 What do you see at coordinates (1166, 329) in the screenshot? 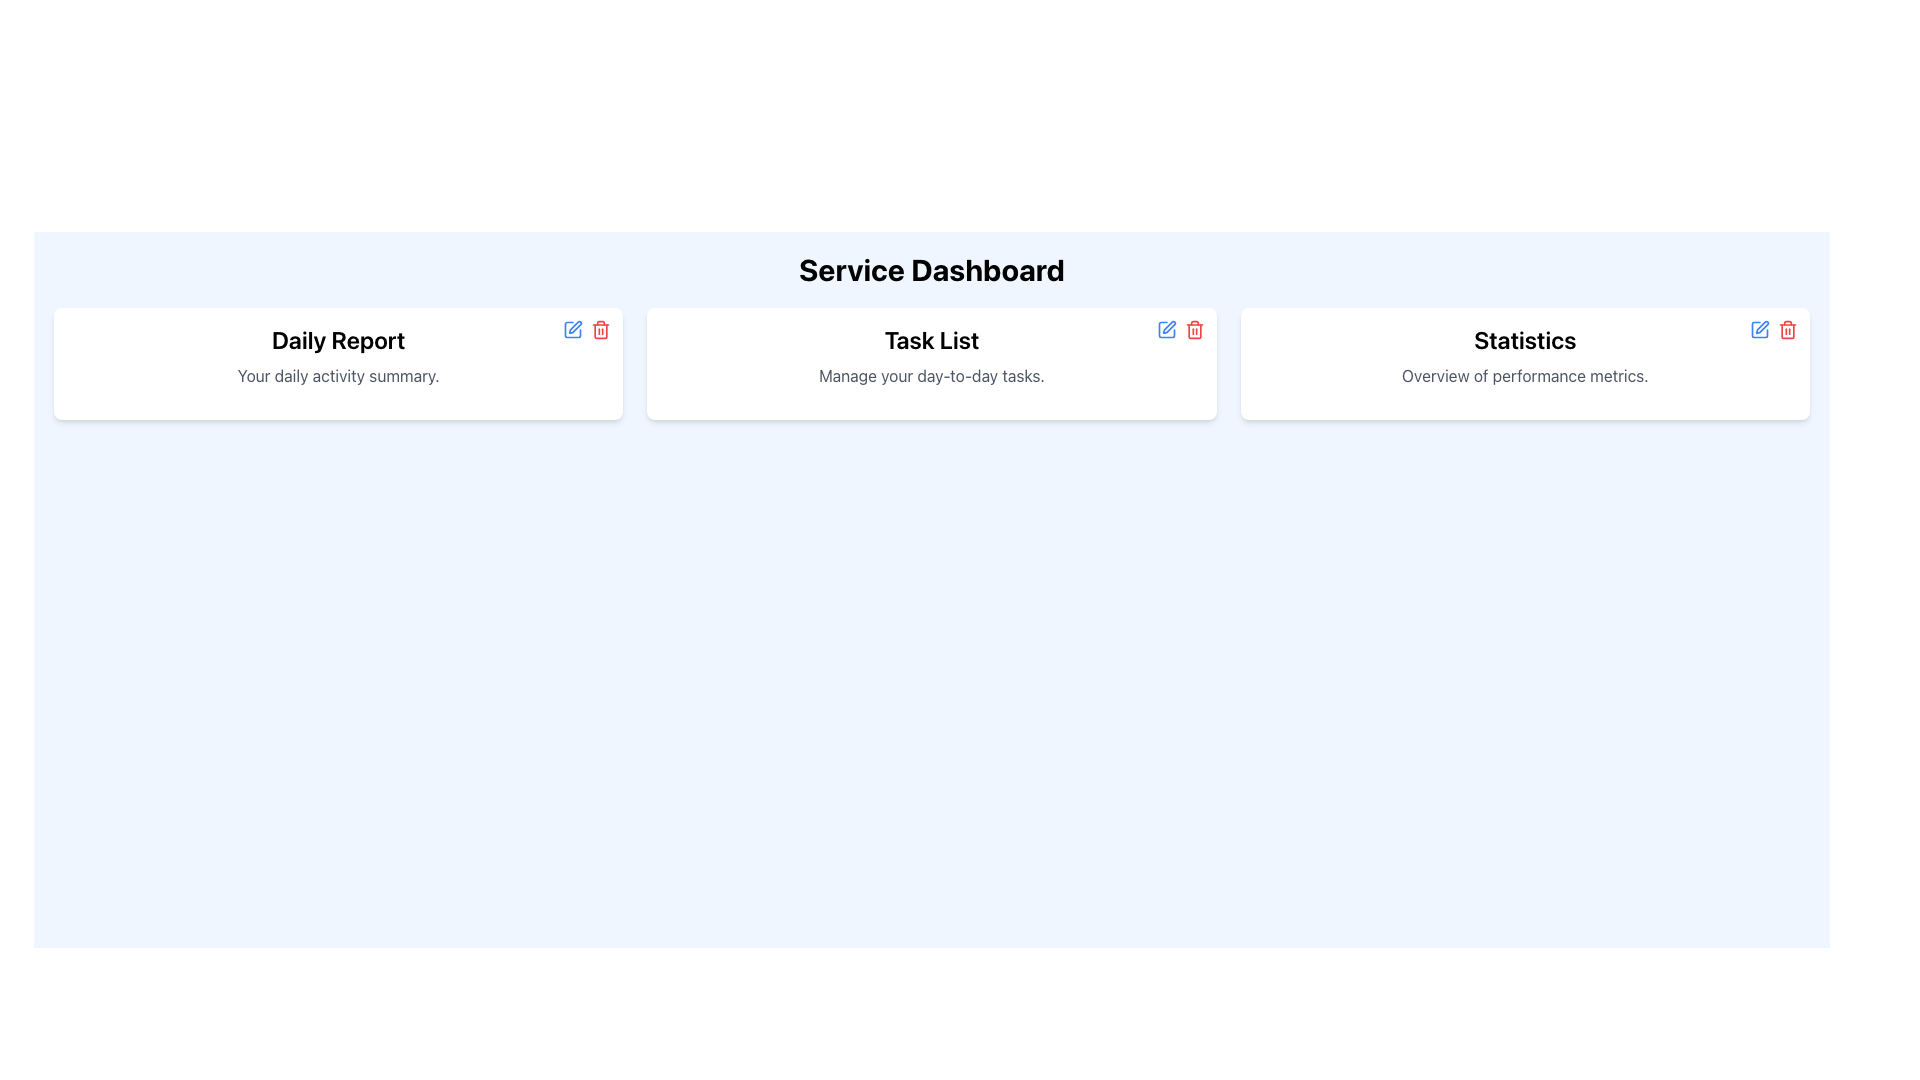
I see `the square outline with rounded corners in the SVG icon group located in the header of the 'Task List' card` at bounding box center [1166, 329].